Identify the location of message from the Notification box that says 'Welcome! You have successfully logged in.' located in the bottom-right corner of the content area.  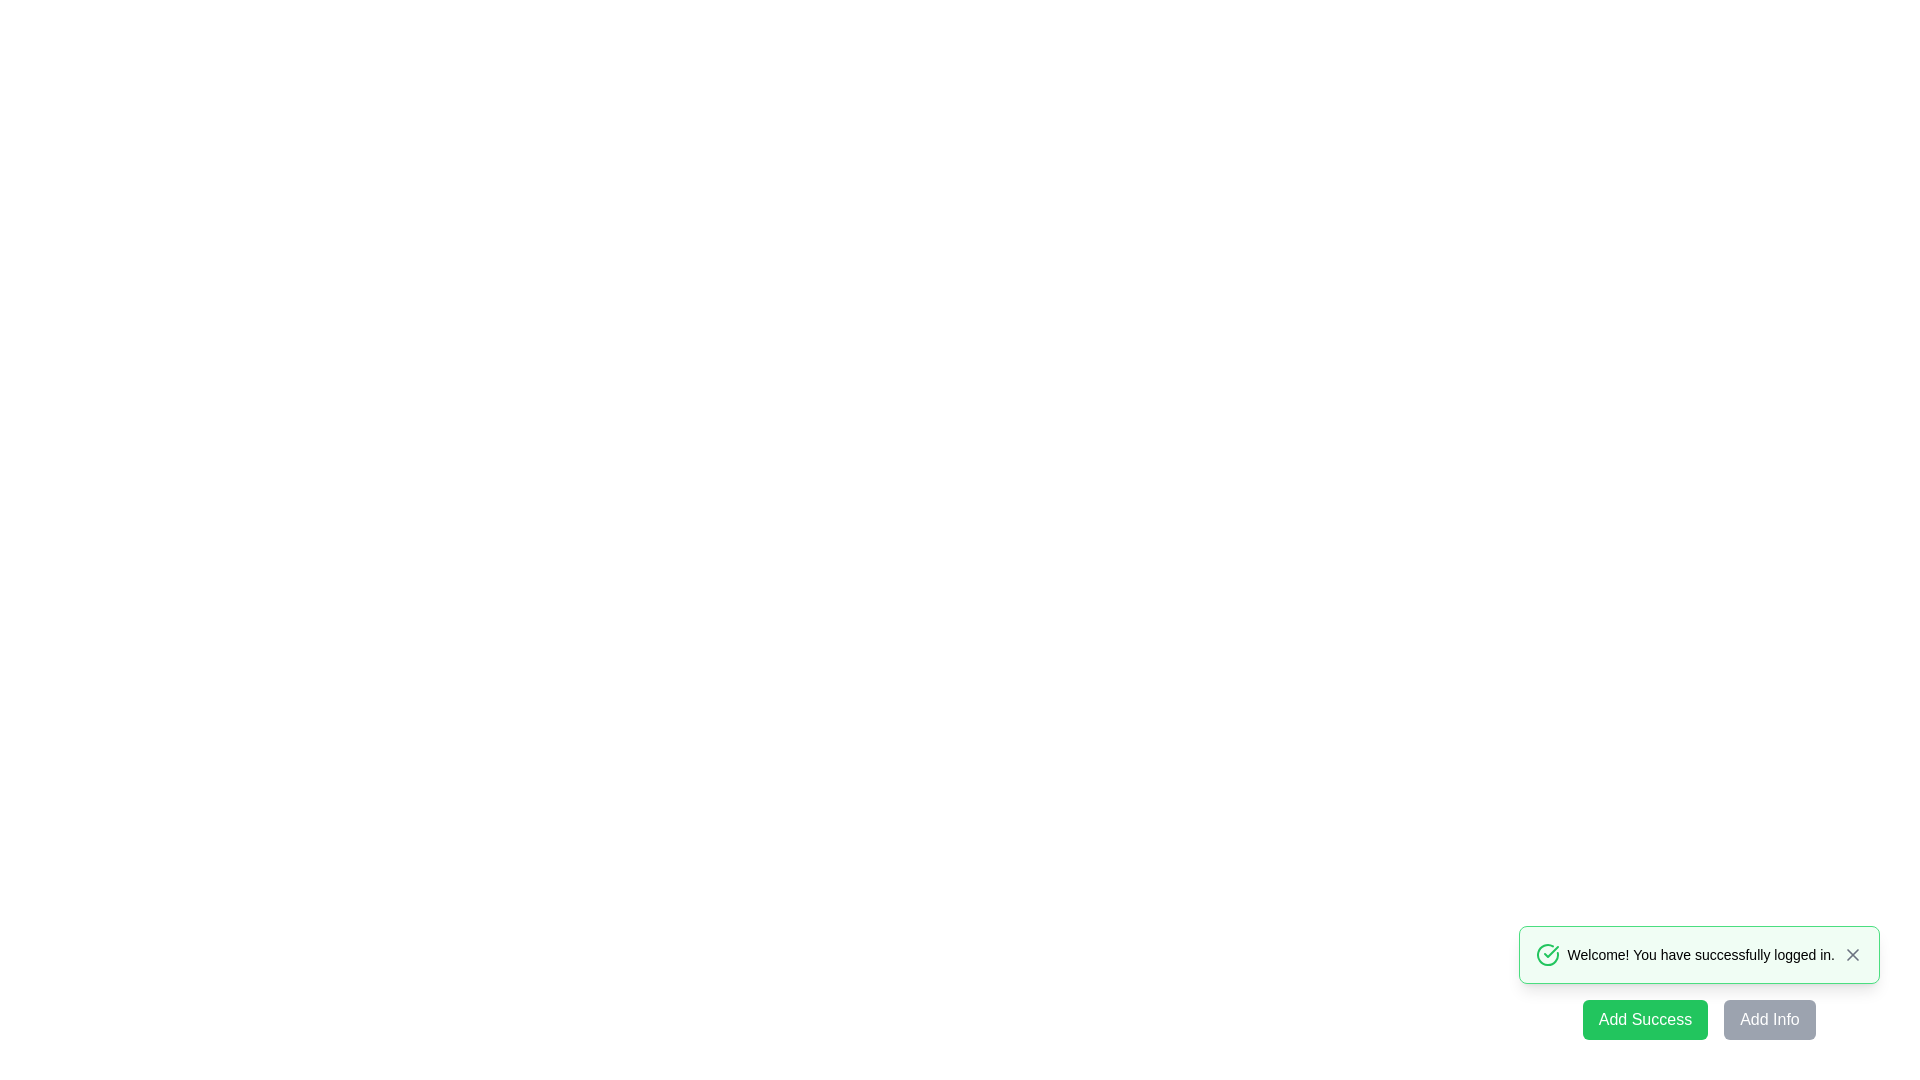
(1698, 954).